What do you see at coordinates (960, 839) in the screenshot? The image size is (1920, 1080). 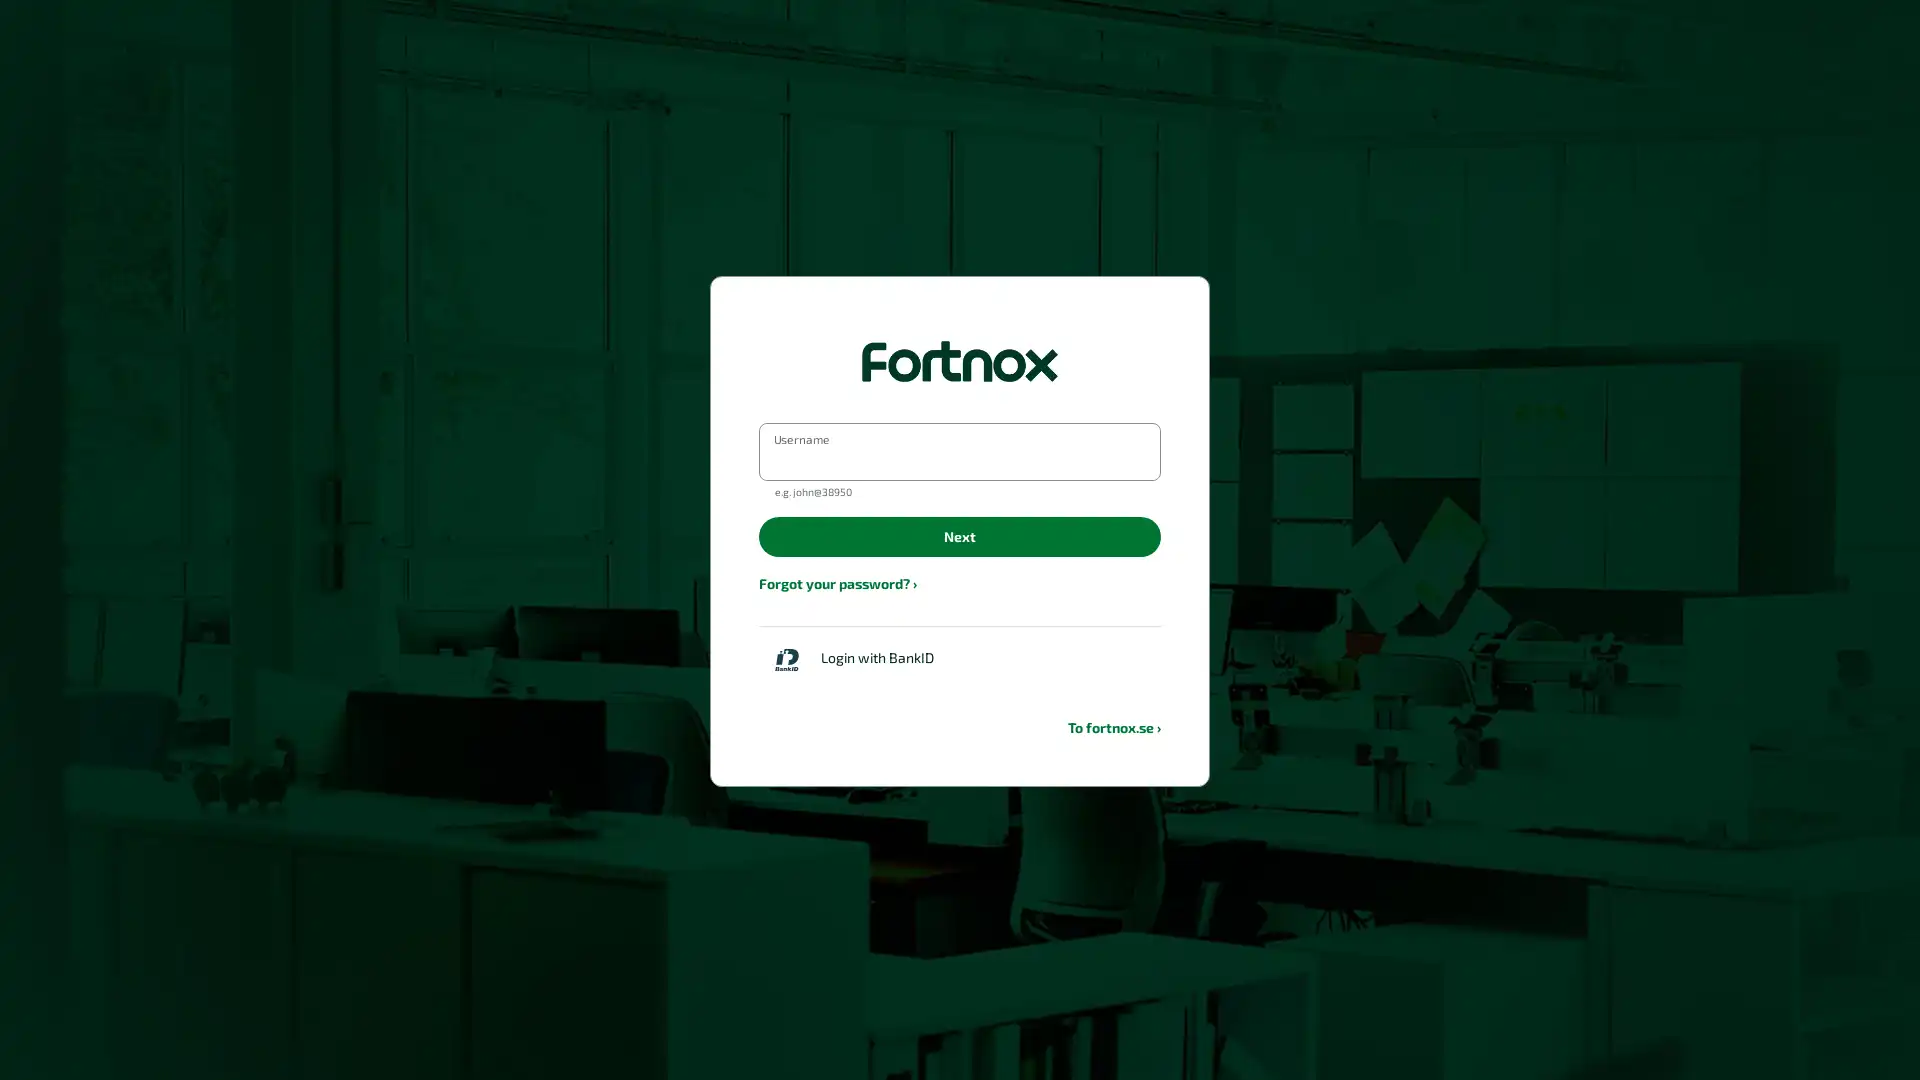 I see `Login` at bounding box center [960, 839].